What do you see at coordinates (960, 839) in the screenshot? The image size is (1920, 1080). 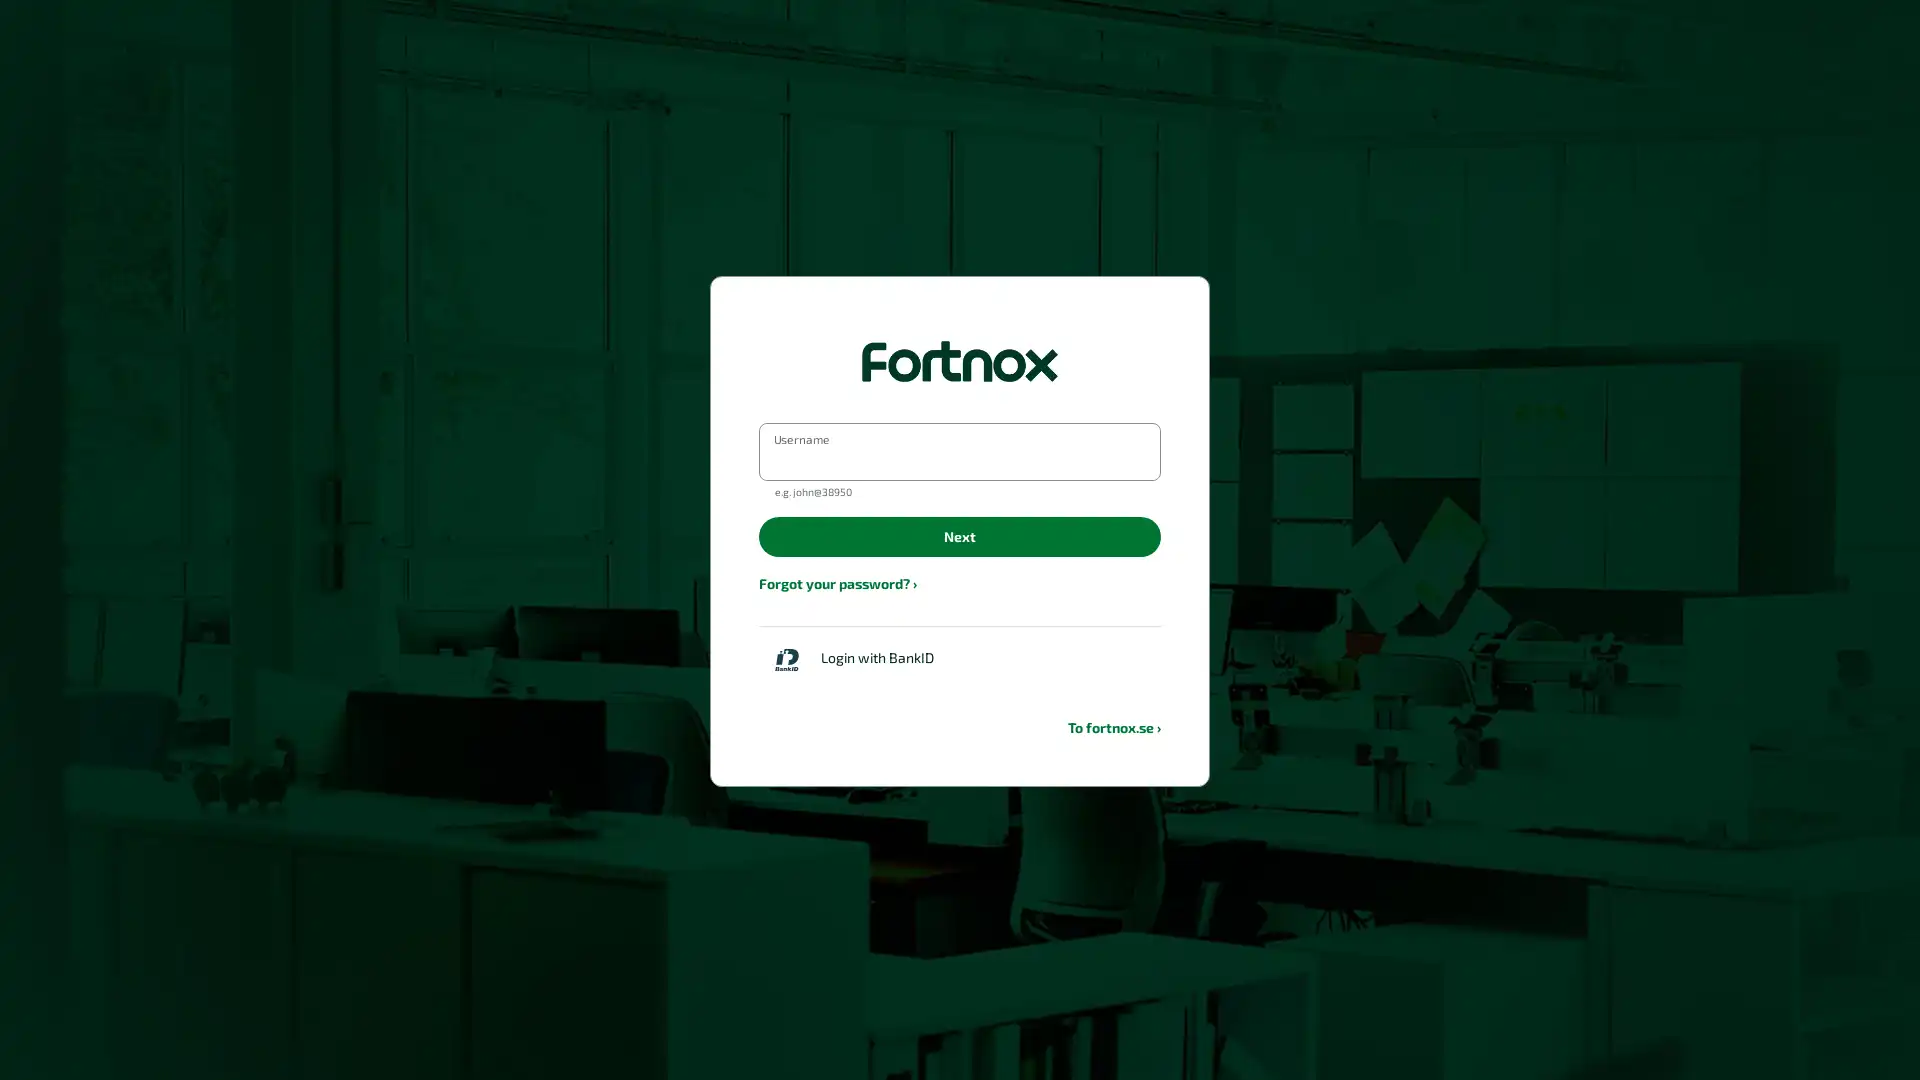 I see `Login` at bounding box center [960, 839].